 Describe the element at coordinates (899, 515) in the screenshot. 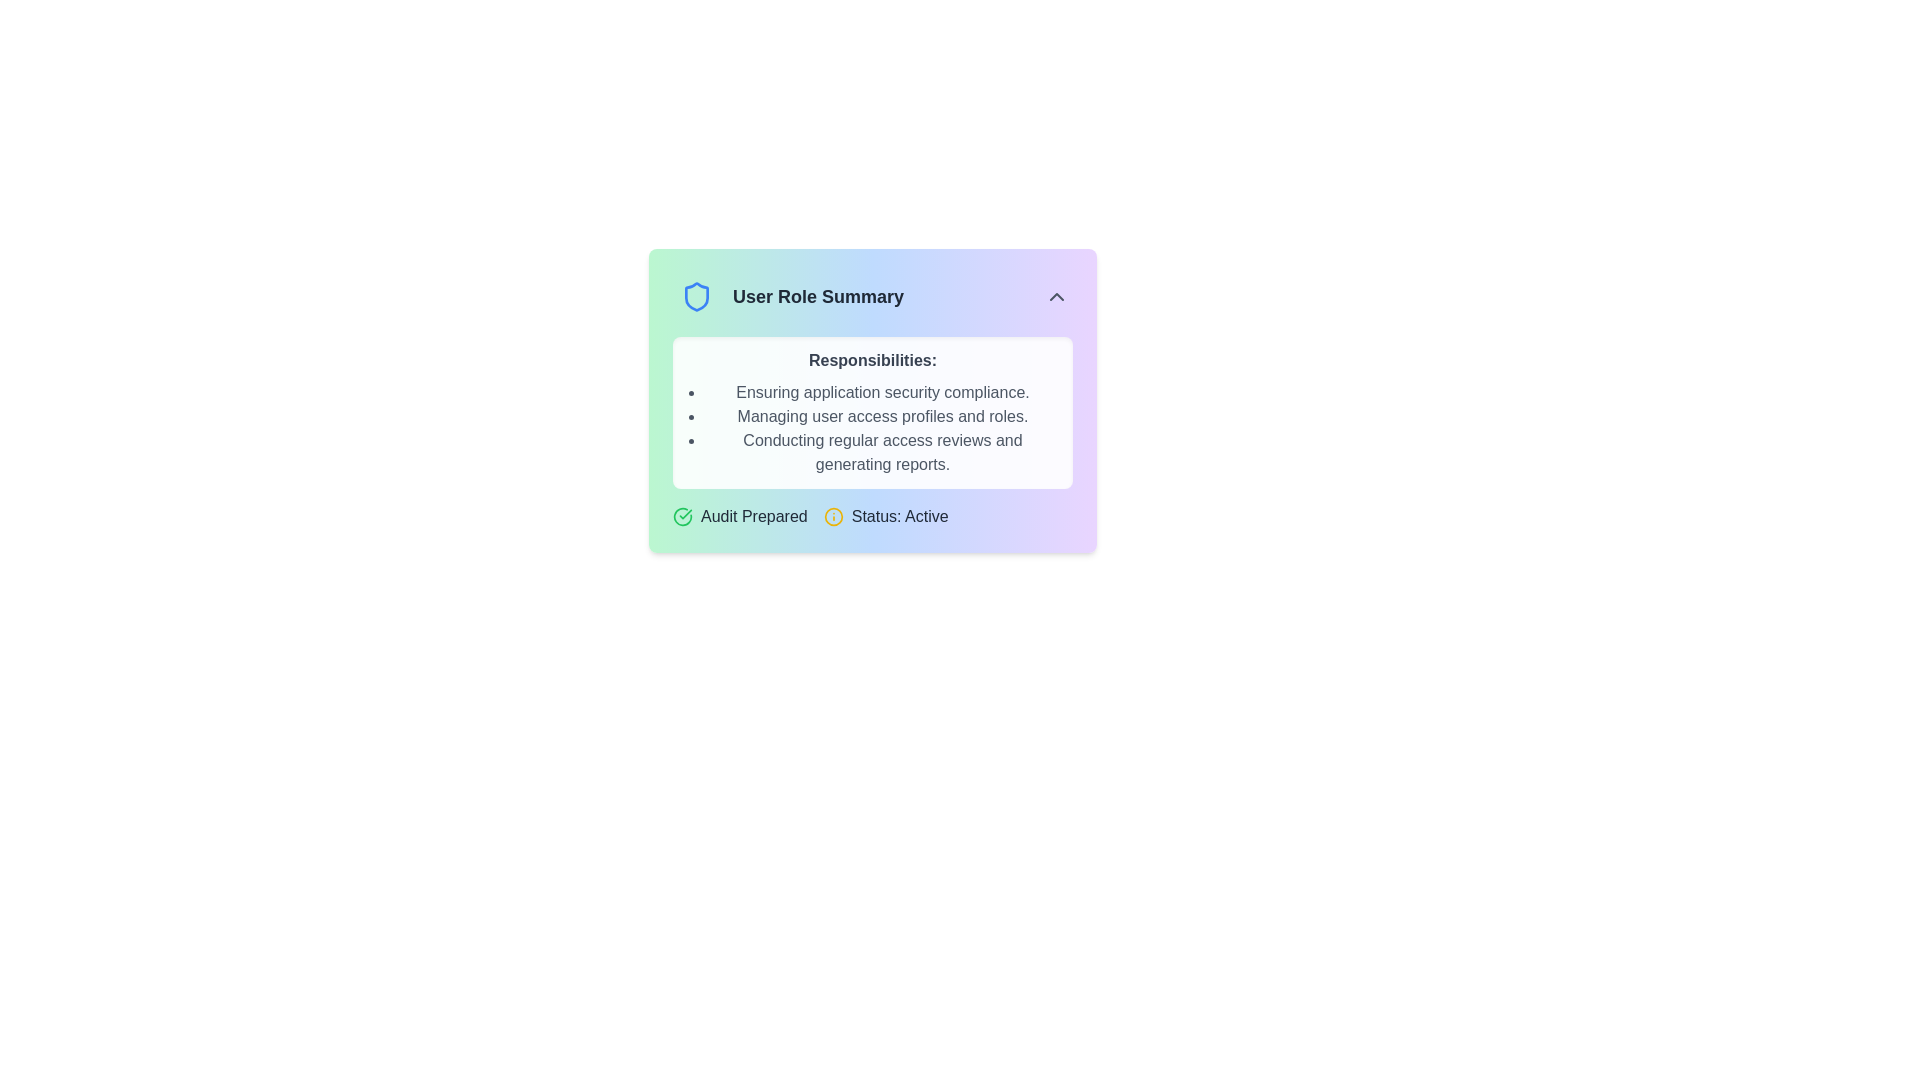

I see `the text label displaying 'Status: Active', which is styled in dark gray and positioned near the bottom right of the 'User Role Summary' card interface, adjacent to a yellow information icon` at that location.